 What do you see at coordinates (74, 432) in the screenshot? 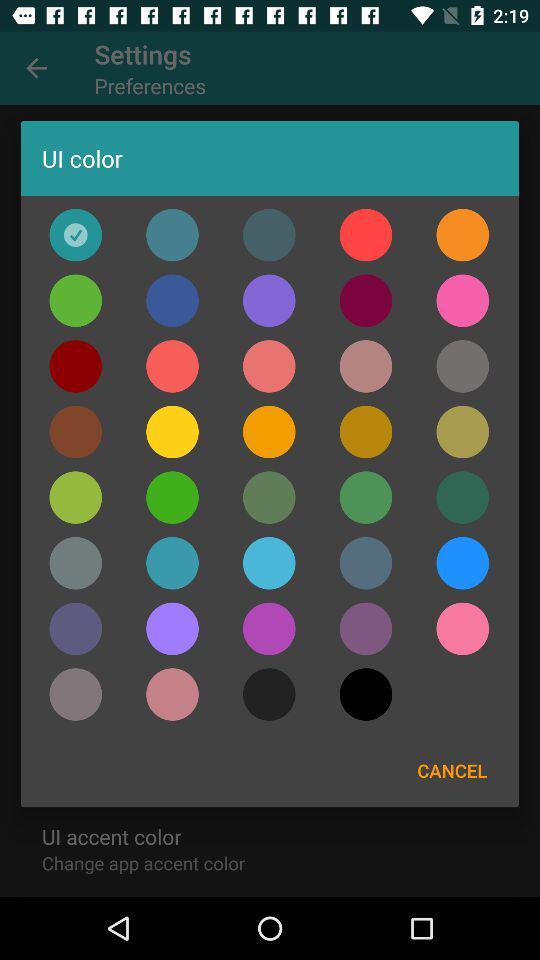
I see `ui color gold` at bounding box center [74, 432].